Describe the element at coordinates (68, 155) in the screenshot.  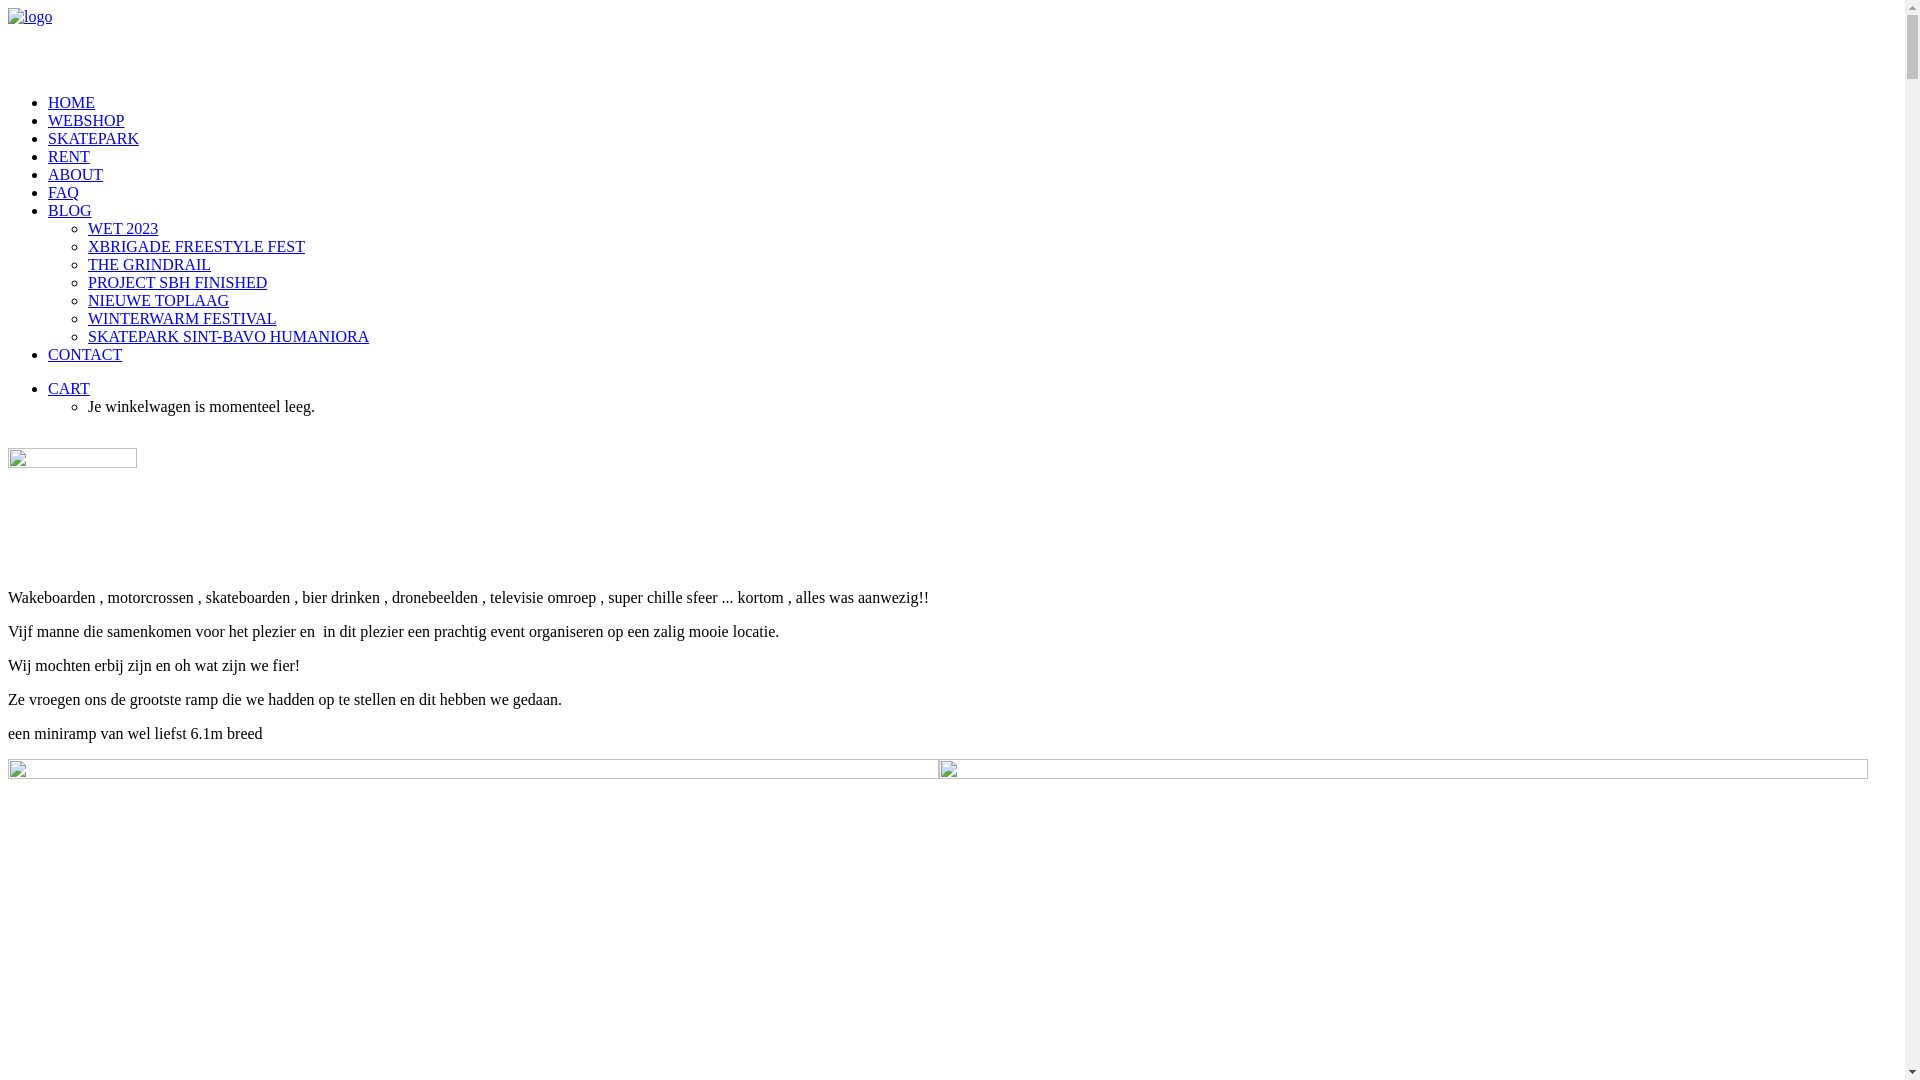
I see `'RENT'` at that location.